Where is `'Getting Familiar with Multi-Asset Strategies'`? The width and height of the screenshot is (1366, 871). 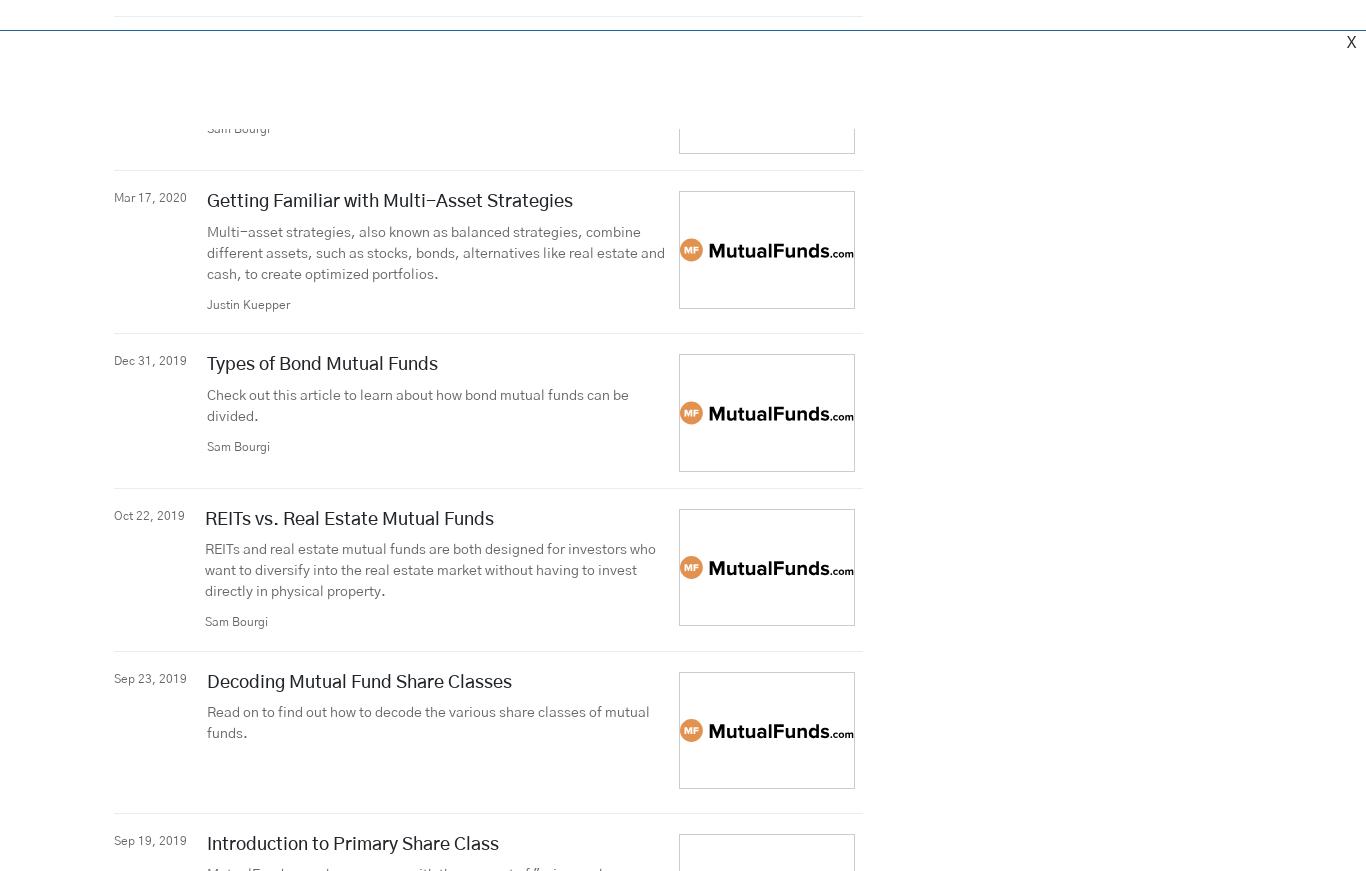 'Getting Familiar with Multi-Asset Strategies' is located at coordinates (388, 201).